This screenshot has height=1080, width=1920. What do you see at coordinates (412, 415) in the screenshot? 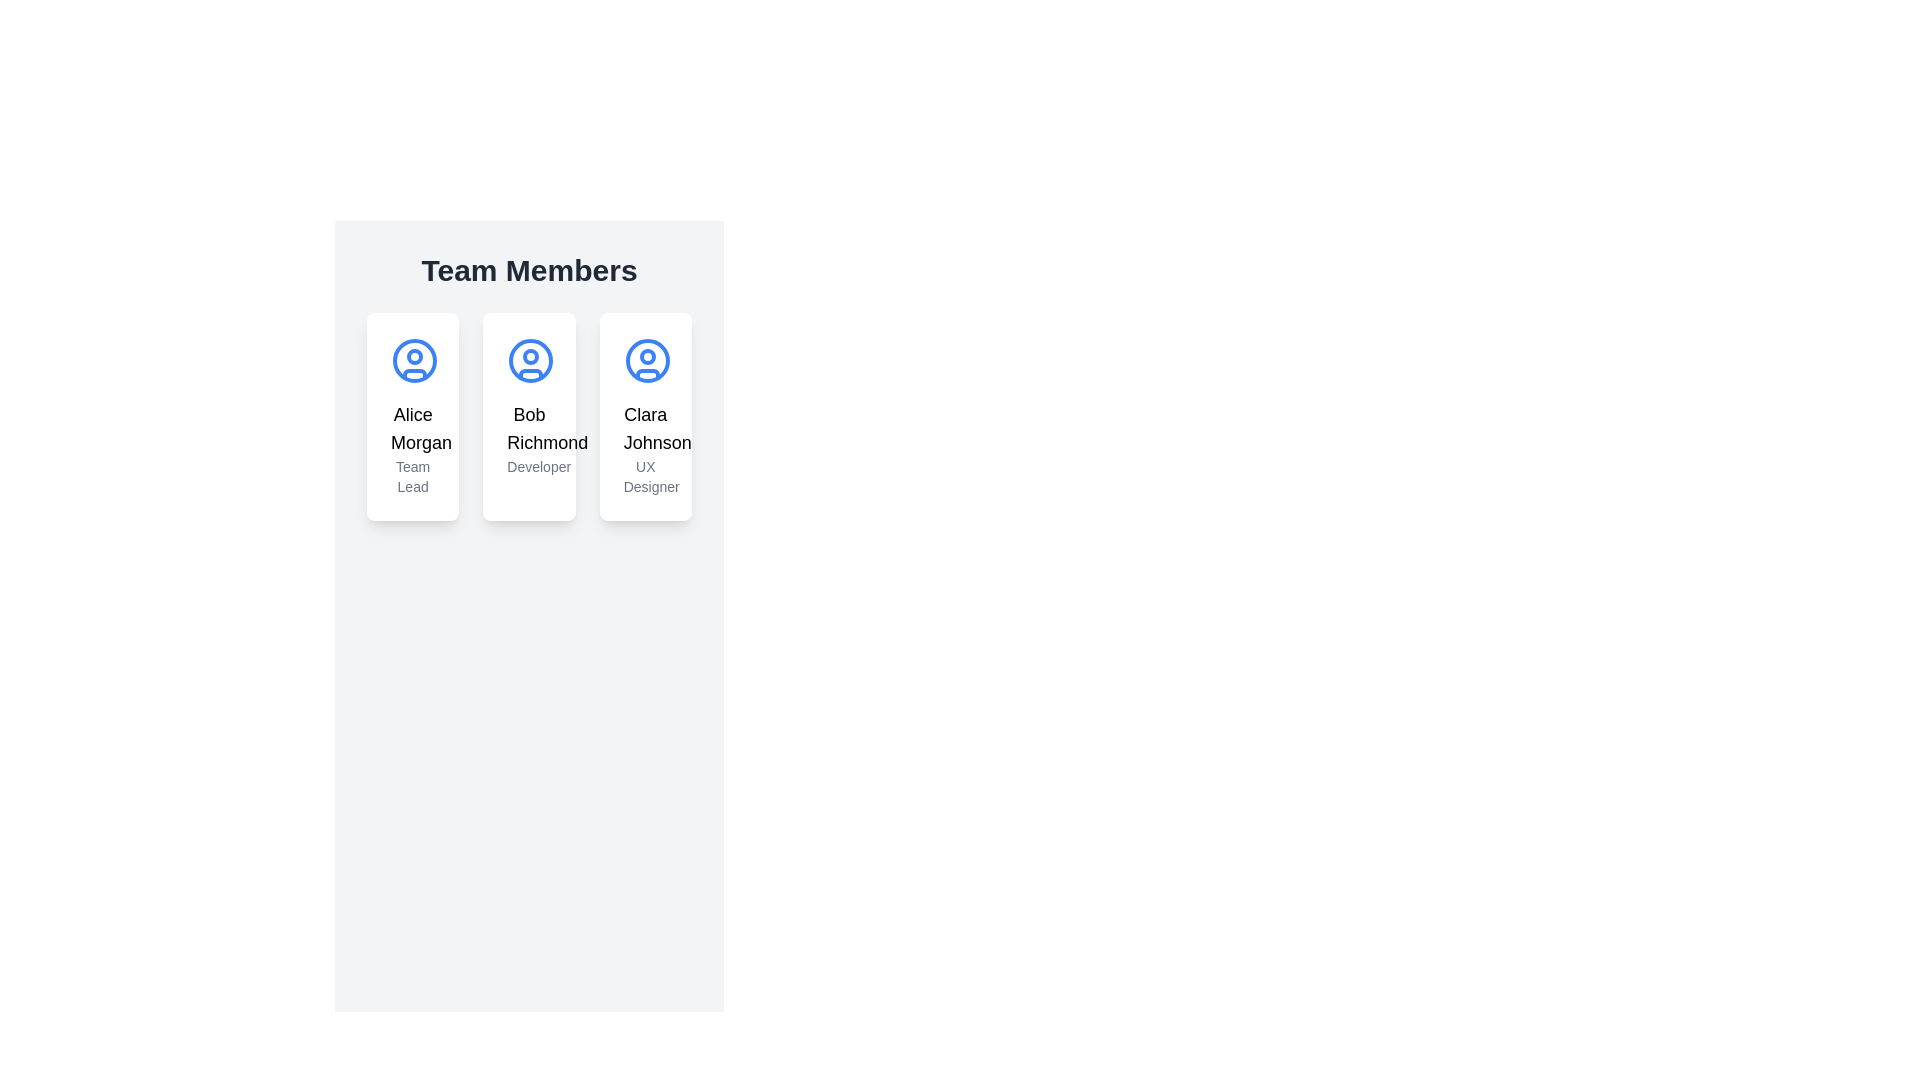
I see `displayed information on the Informational card featuring 'Alice Morgan' and 'Team Lead', which is the first card in a series of three located in the center area of the page` at bounding box center [412, 415].